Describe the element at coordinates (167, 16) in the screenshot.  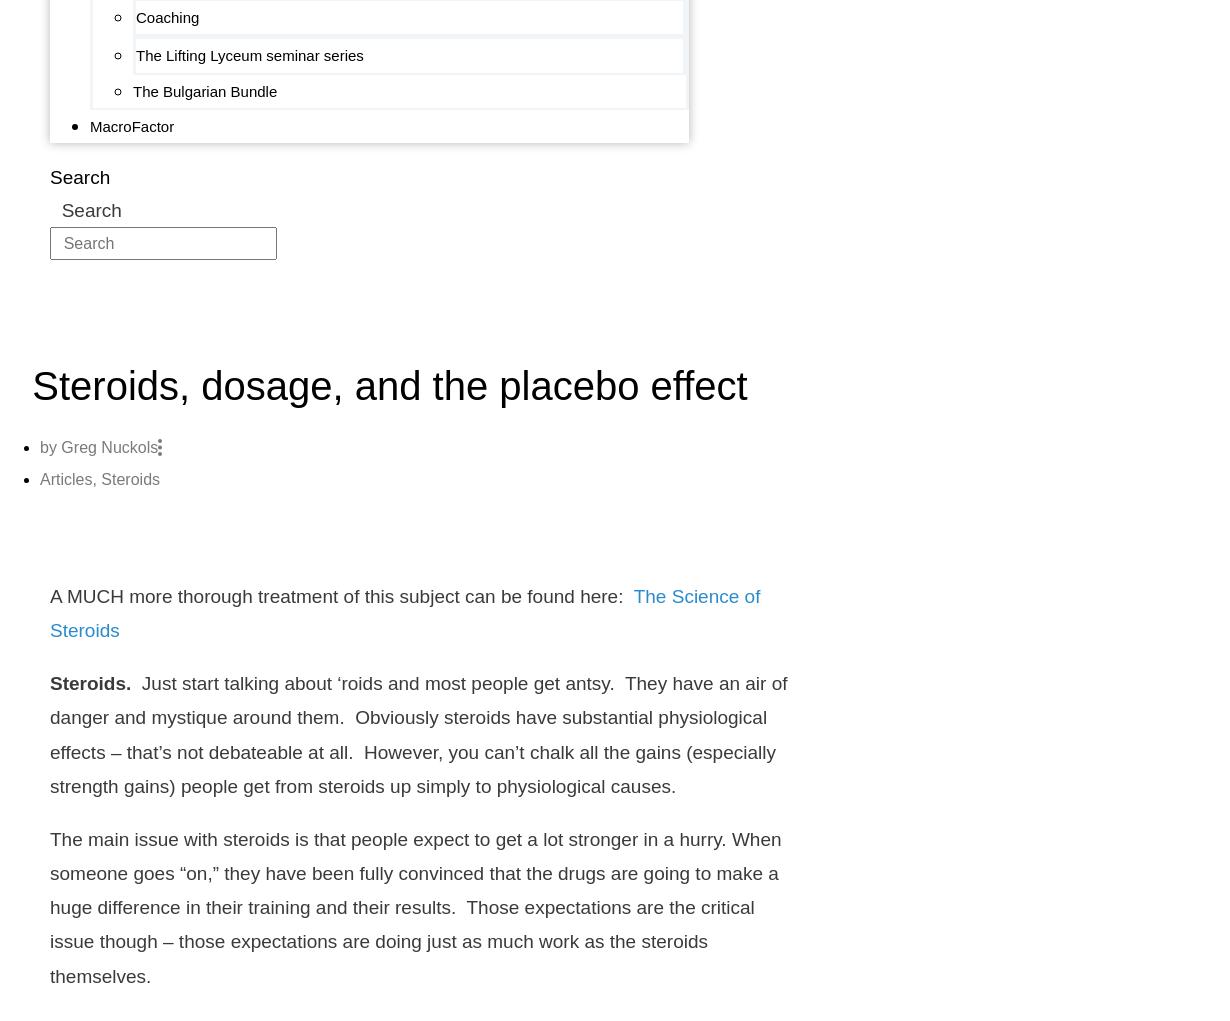
I see `'Coaching'` at that location.